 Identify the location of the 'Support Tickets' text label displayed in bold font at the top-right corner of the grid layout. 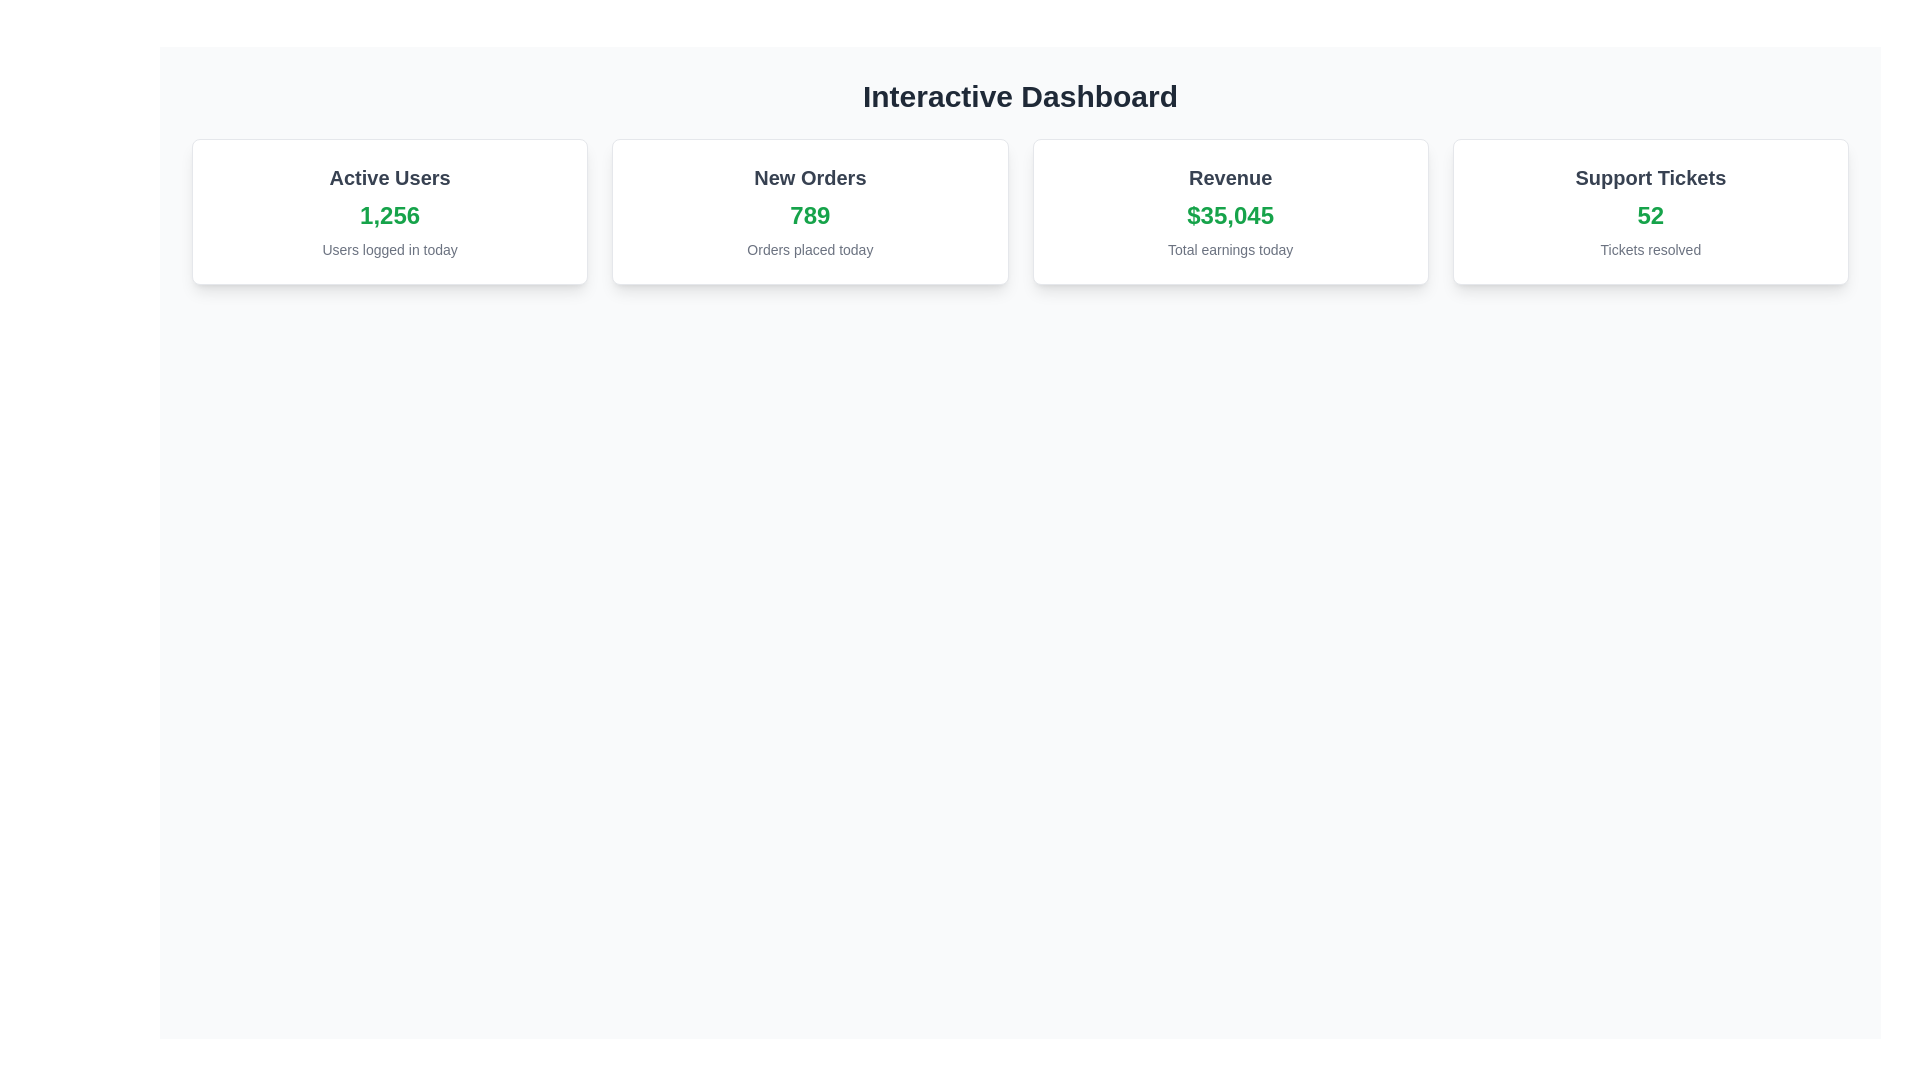
(1650, 176).